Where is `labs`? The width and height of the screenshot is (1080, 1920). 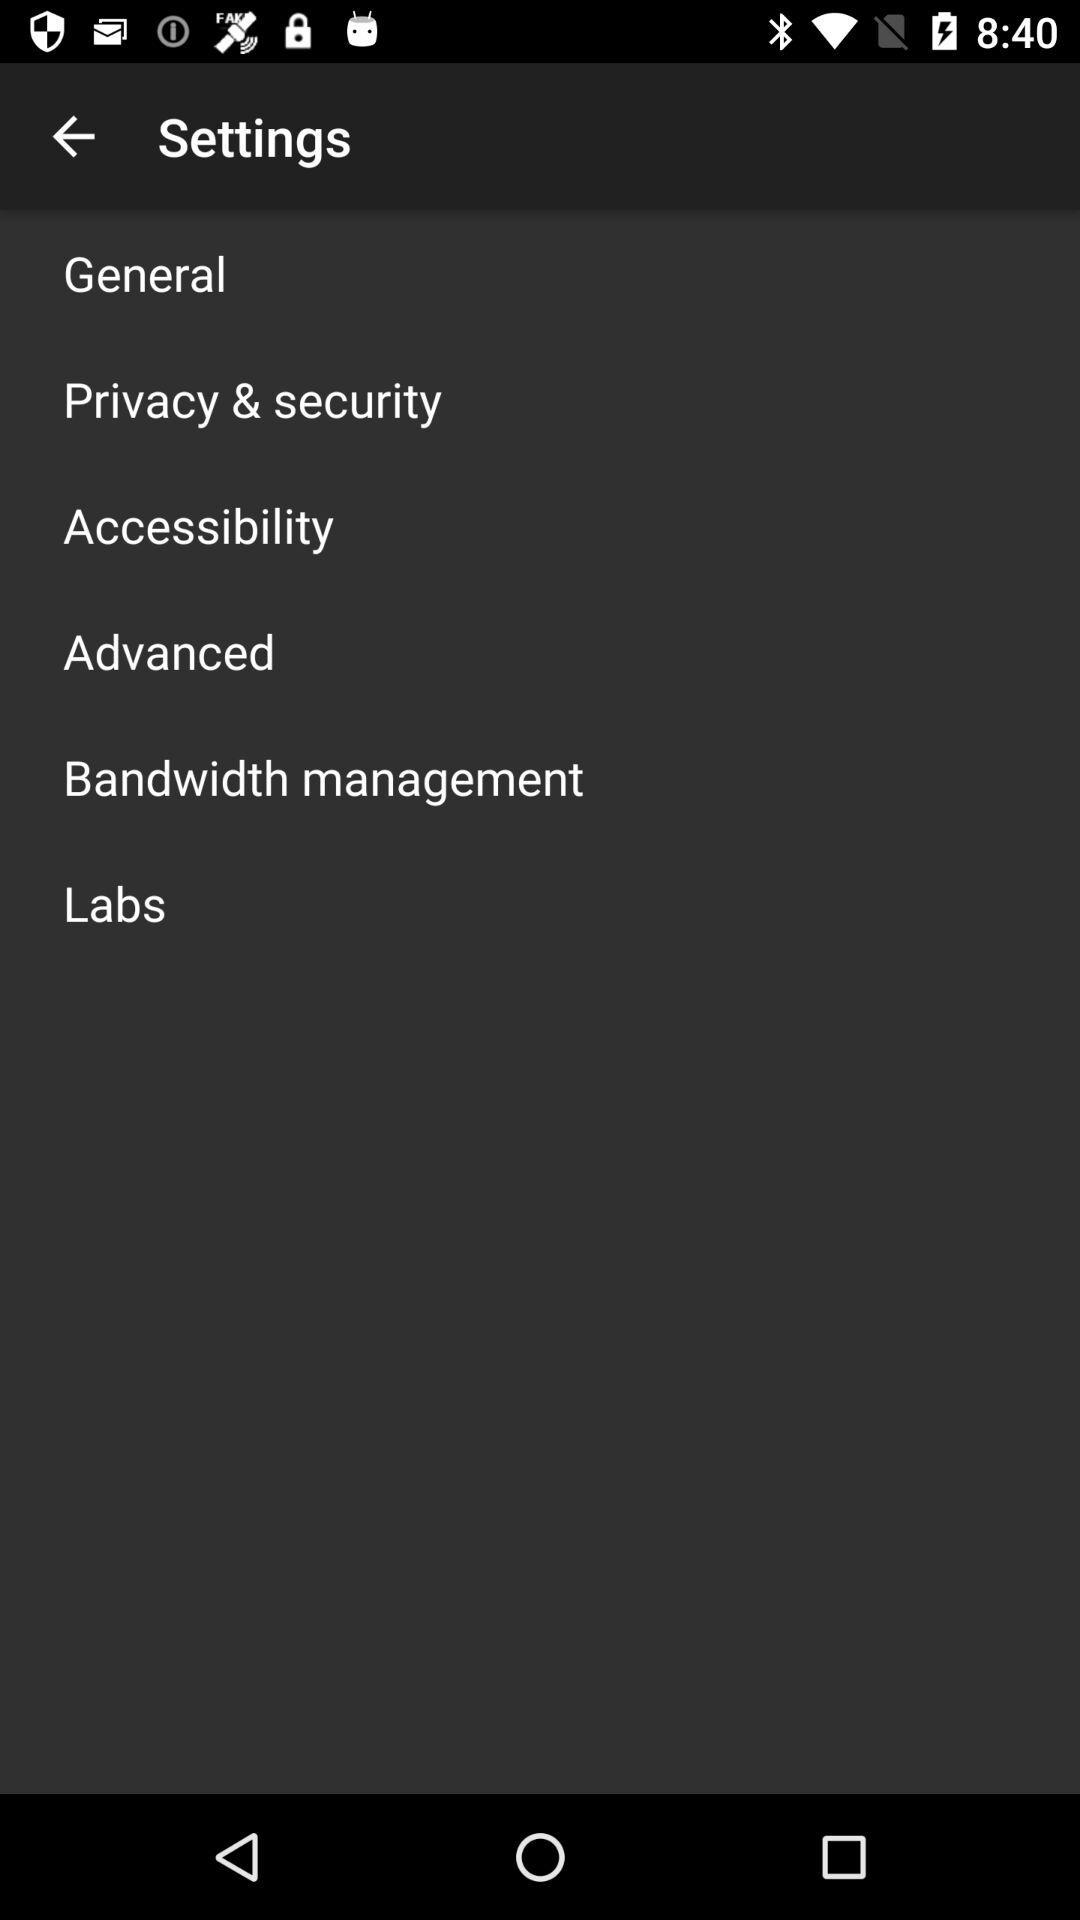 labs is located at coordinates (114, 901).